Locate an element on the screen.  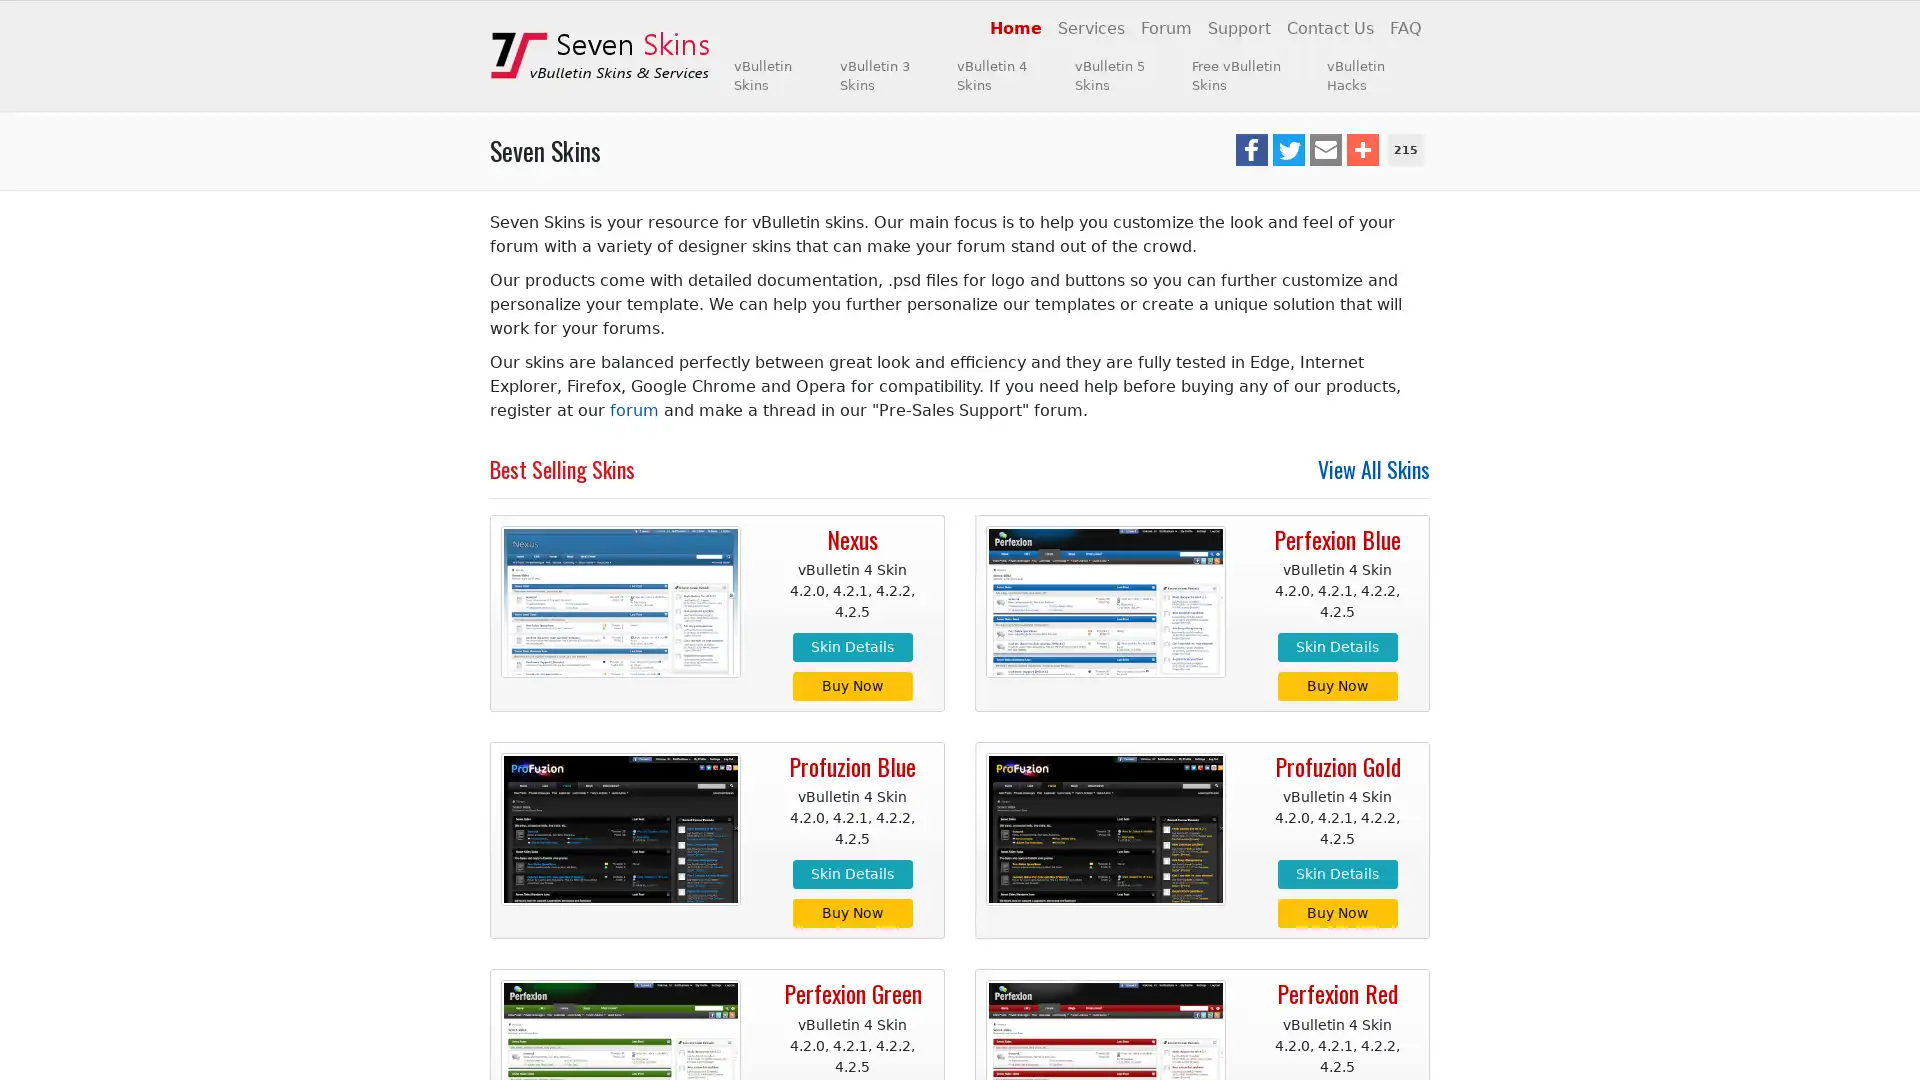
Skin Details is located at coordinates (851, 873).